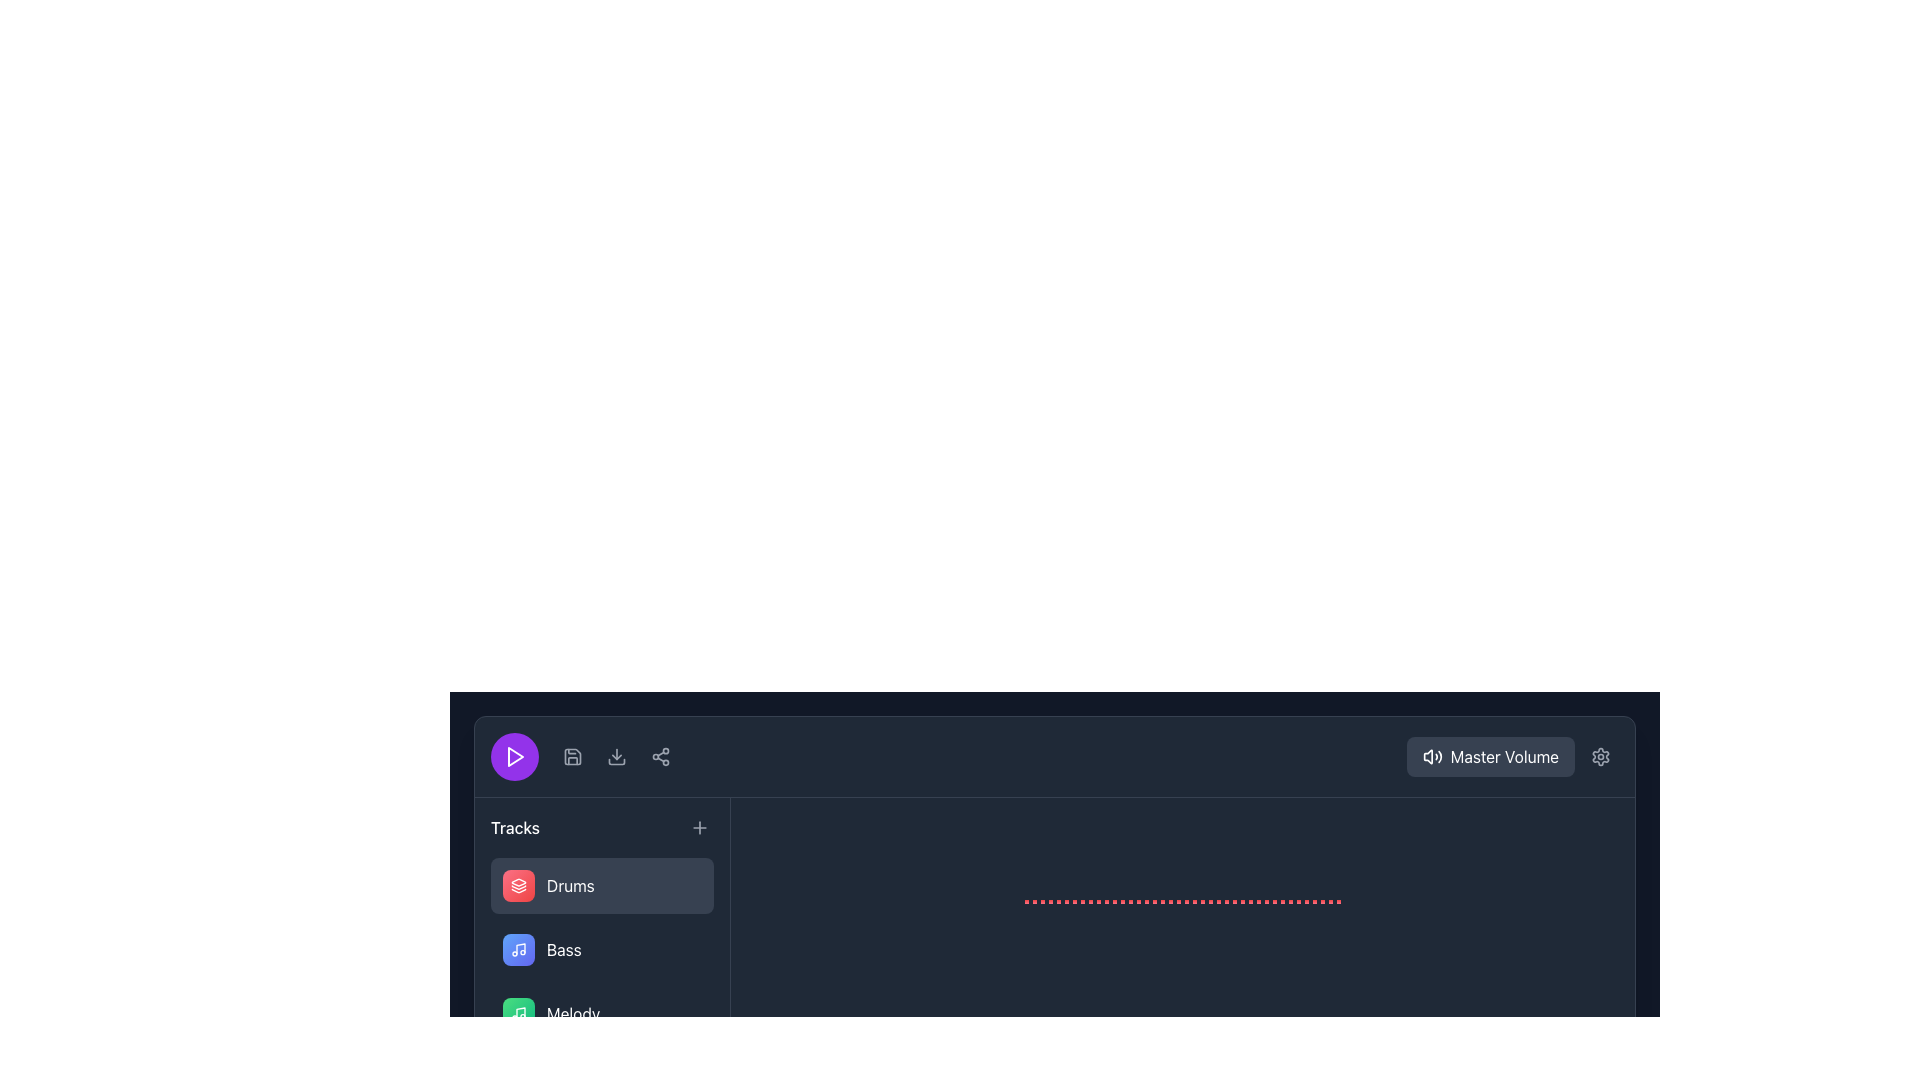 The image size is (1920, 1080). What do you see at coordinates (518, 1014) in the screenshot?
I see `the small square icon with rounded edges featuring a gradient green background and a white music note graphic, located in the 'Tracks' section next to the label 'Melody.'` at bounding box center [518, 1014].